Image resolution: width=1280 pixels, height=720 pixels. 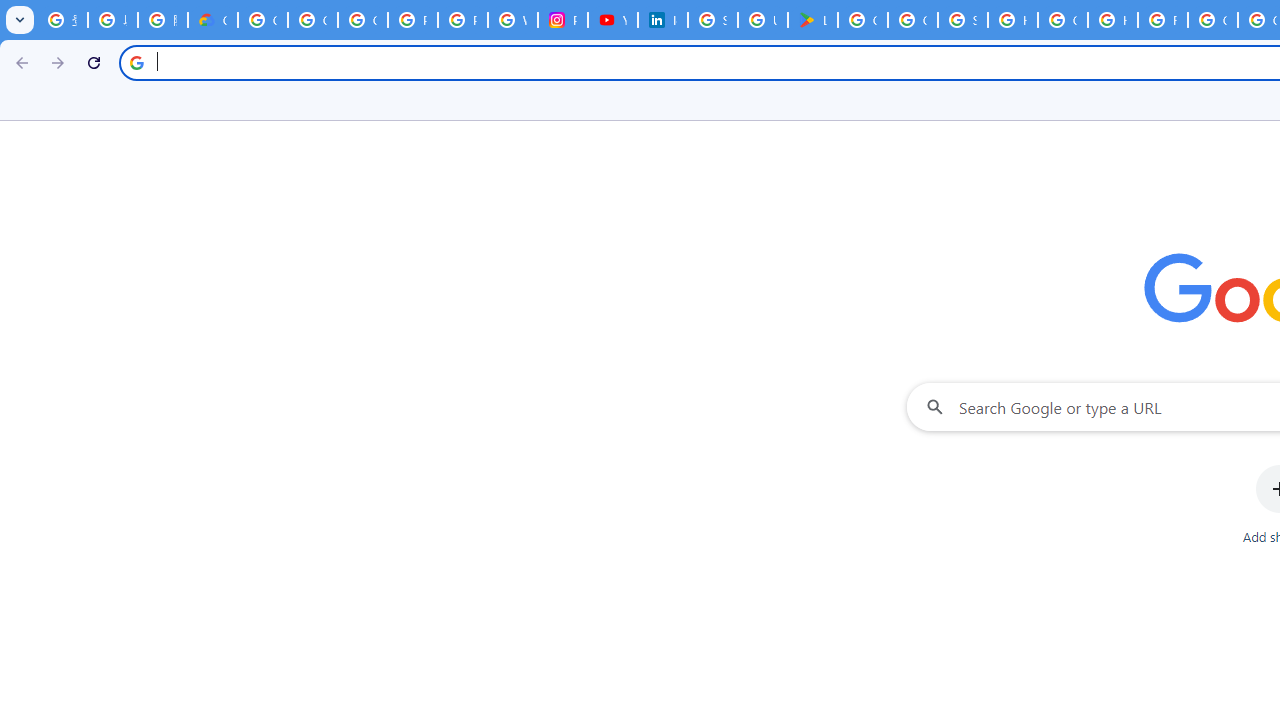 I want to click on 'Sign in - Google Accounts', so click(x=712, y=20).